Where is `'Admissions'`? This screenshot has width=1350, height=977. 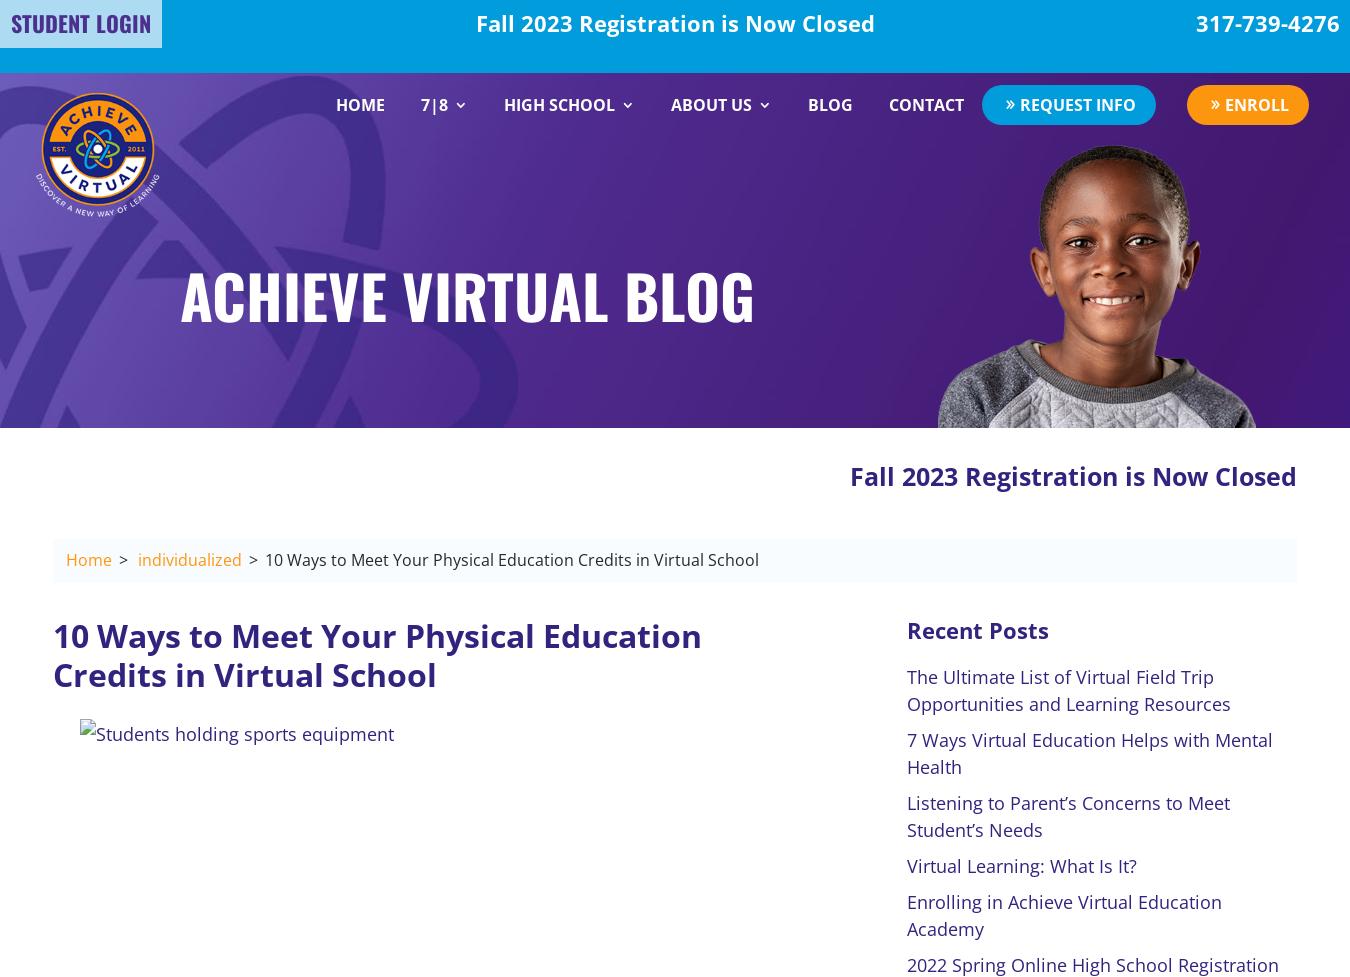
'Admissions' is located at coordinates (690, 170).